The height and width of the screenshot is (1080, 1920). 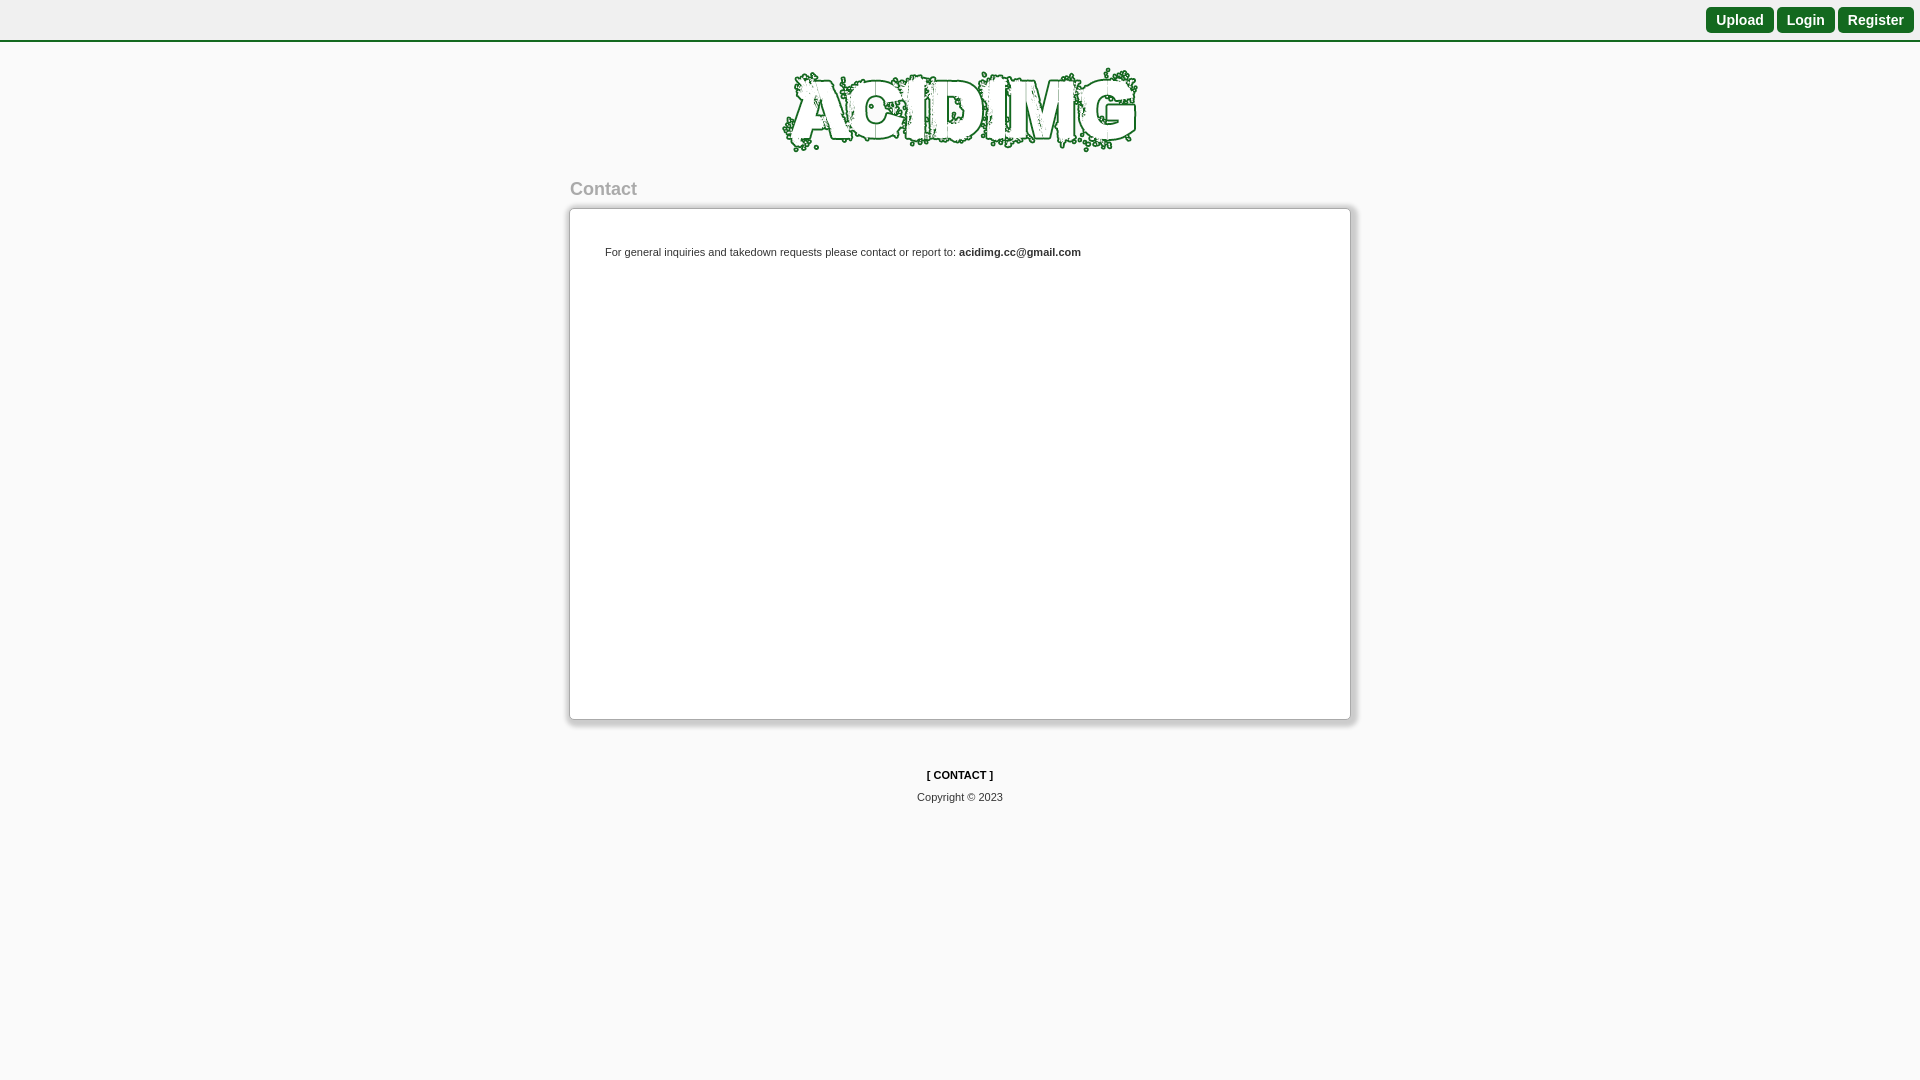 I want to click on 'Upload', so click(x=1738, y=19).